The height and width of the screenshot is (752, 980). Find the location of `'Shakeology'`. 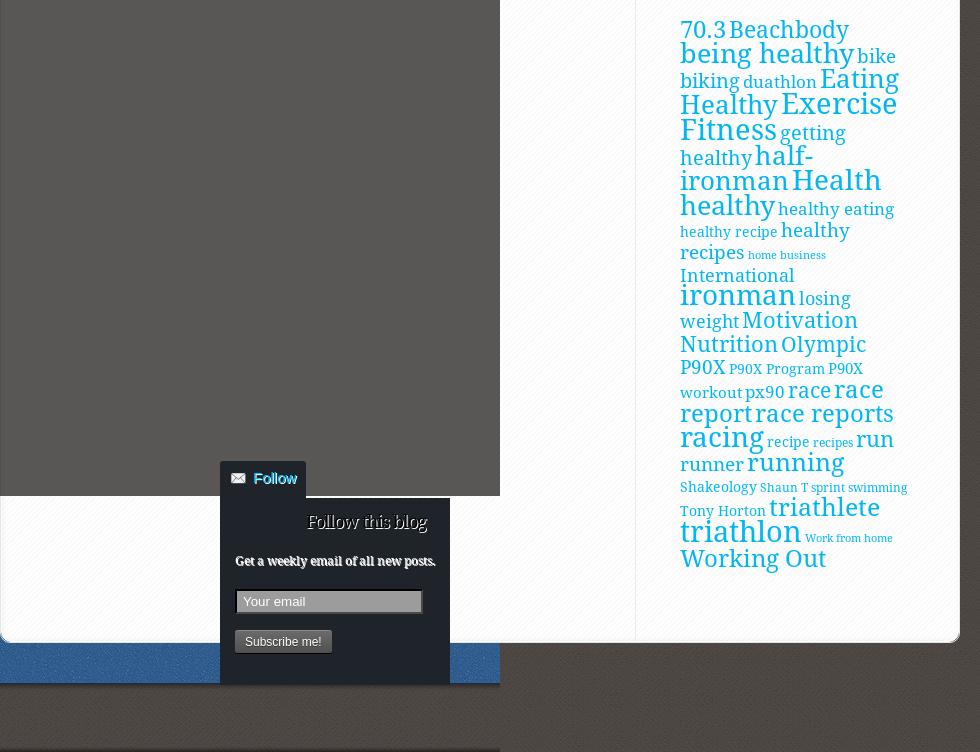

'Shakeology' is located at coordinates (680, 485).